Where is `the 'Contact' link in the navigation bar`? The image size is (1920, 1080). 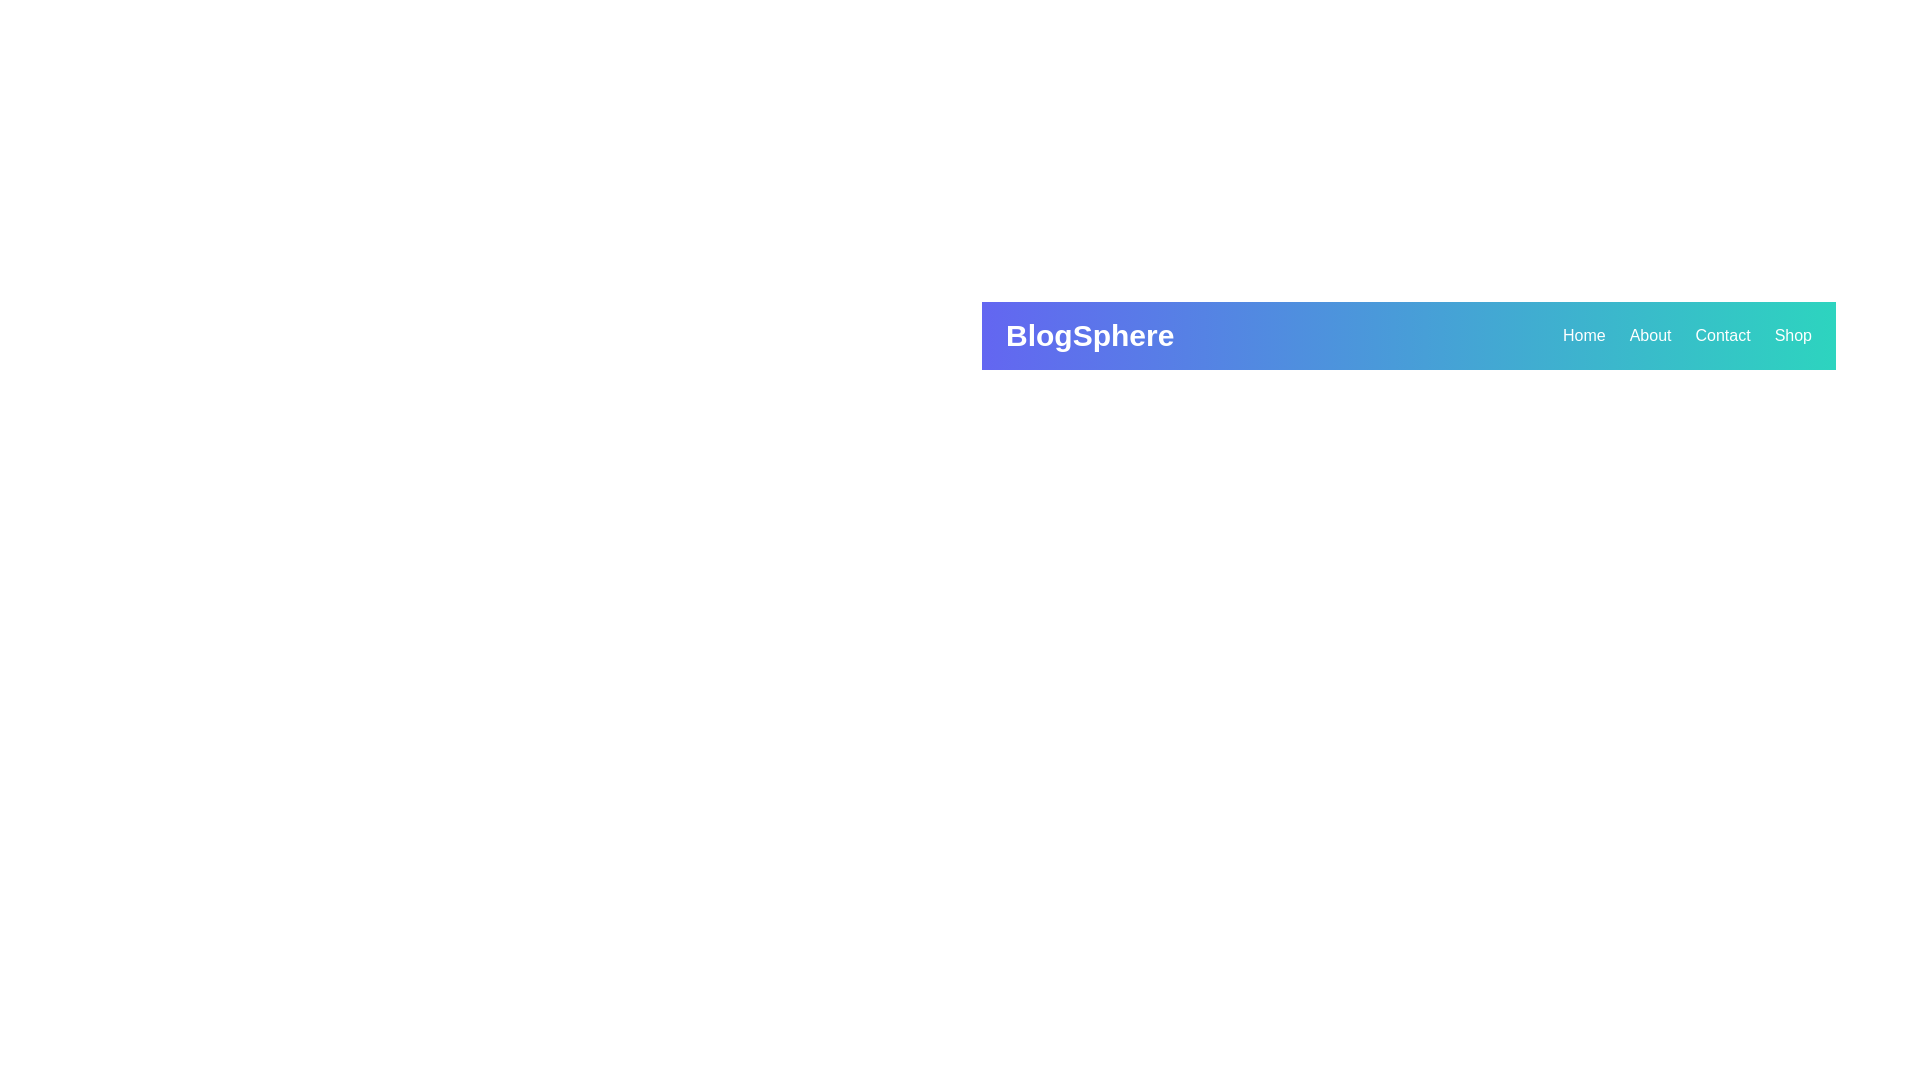
the 'Contact' link in the navigation bar is located at coordinates (1722, 334).